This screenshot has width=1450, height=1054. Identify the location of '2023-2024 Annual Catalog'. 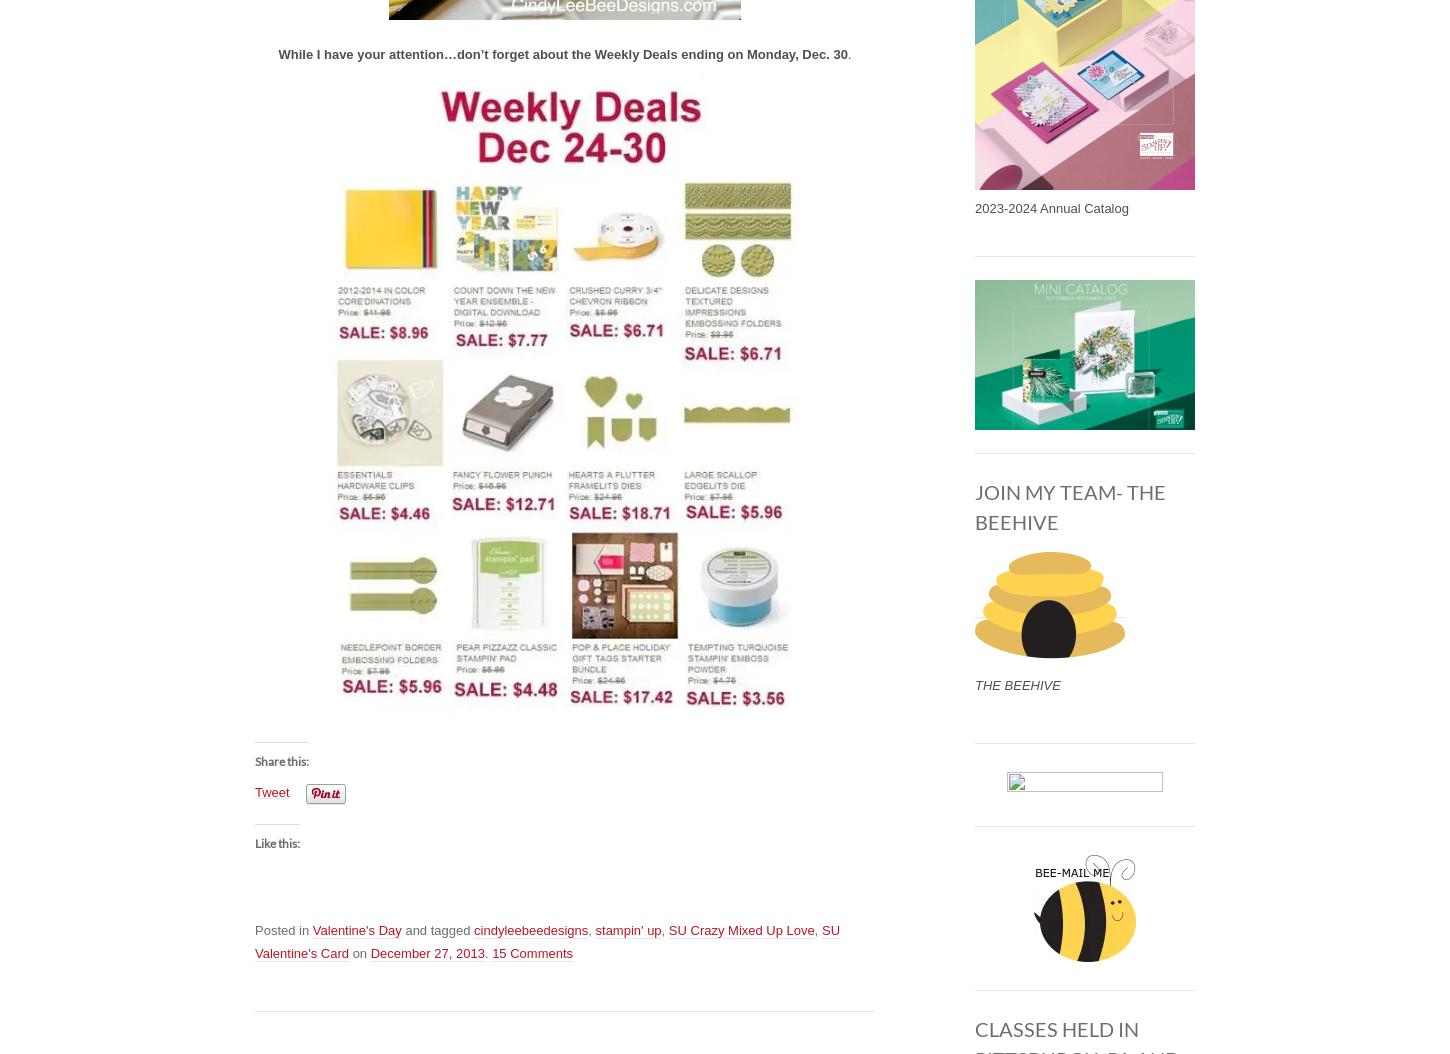
(974, 206).